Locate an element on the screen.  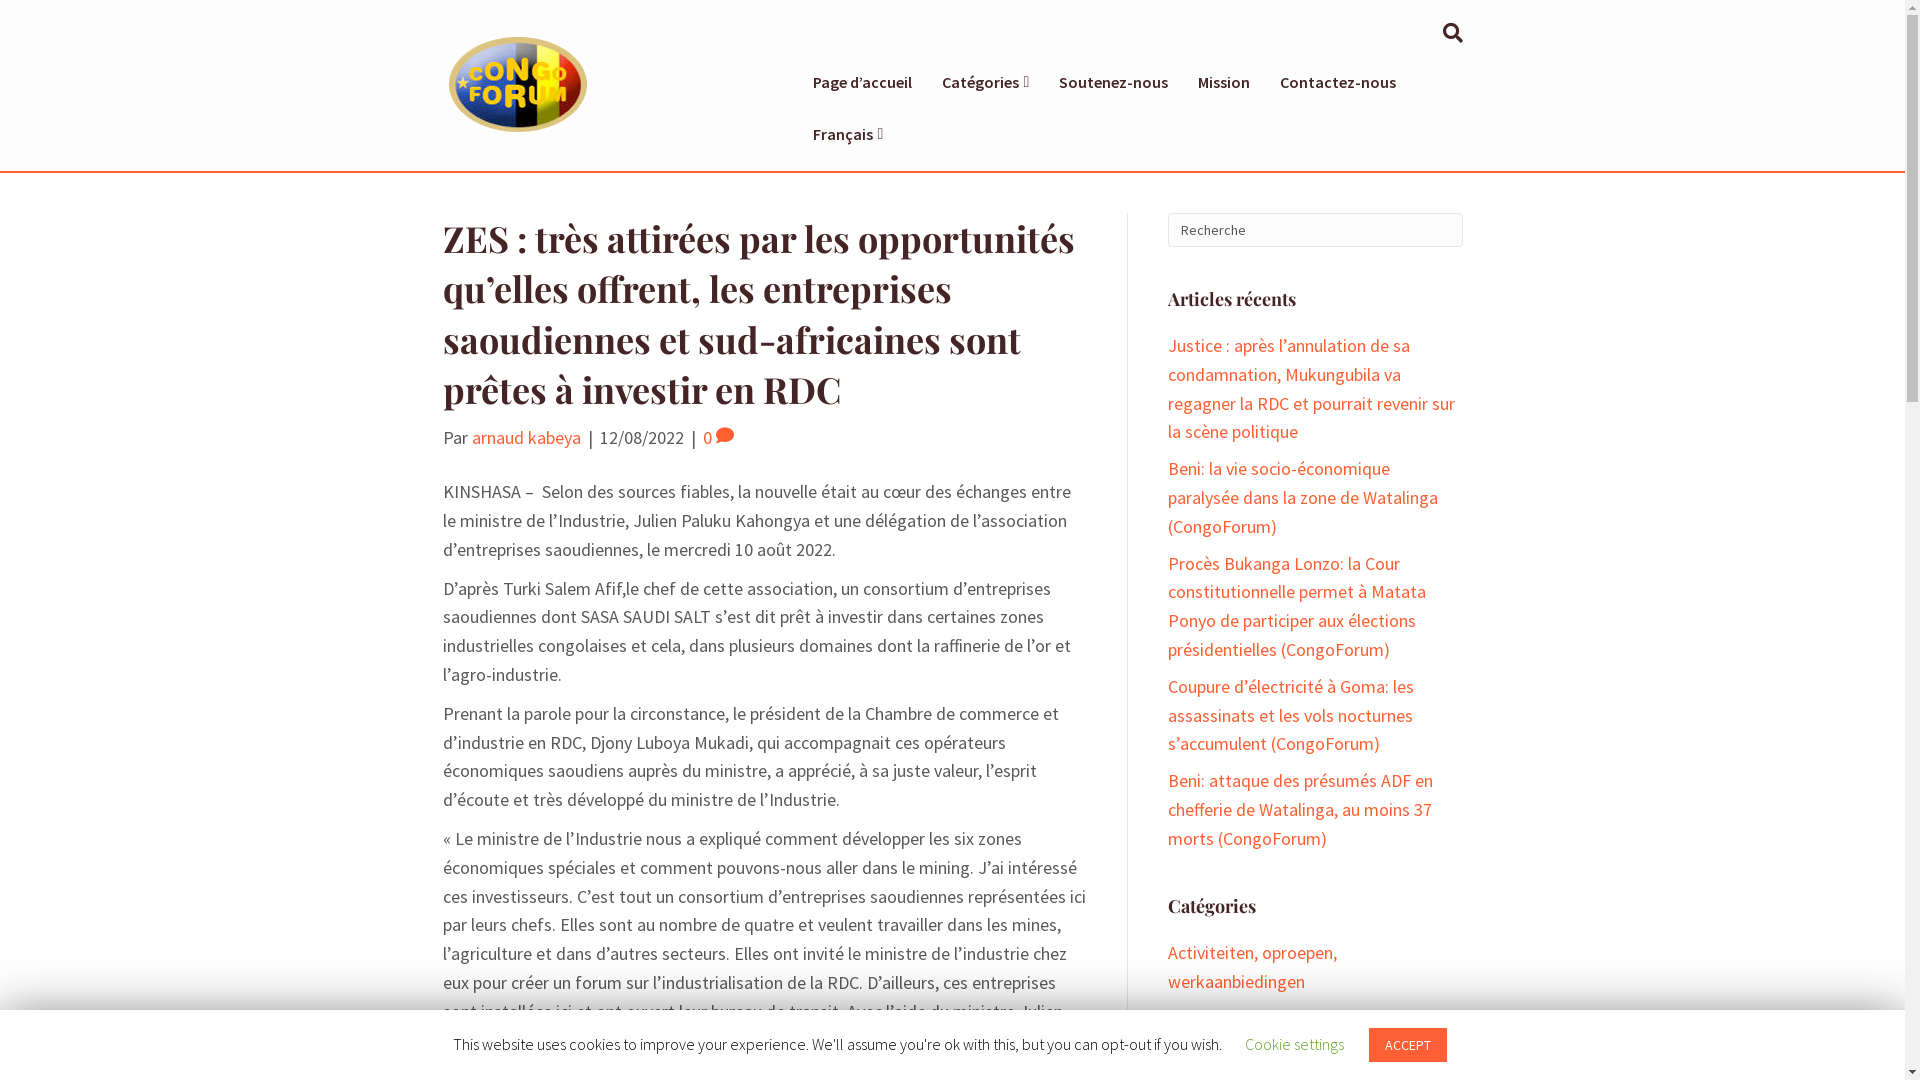
'ACCEPT' is located at coordinates (1406, 1044).